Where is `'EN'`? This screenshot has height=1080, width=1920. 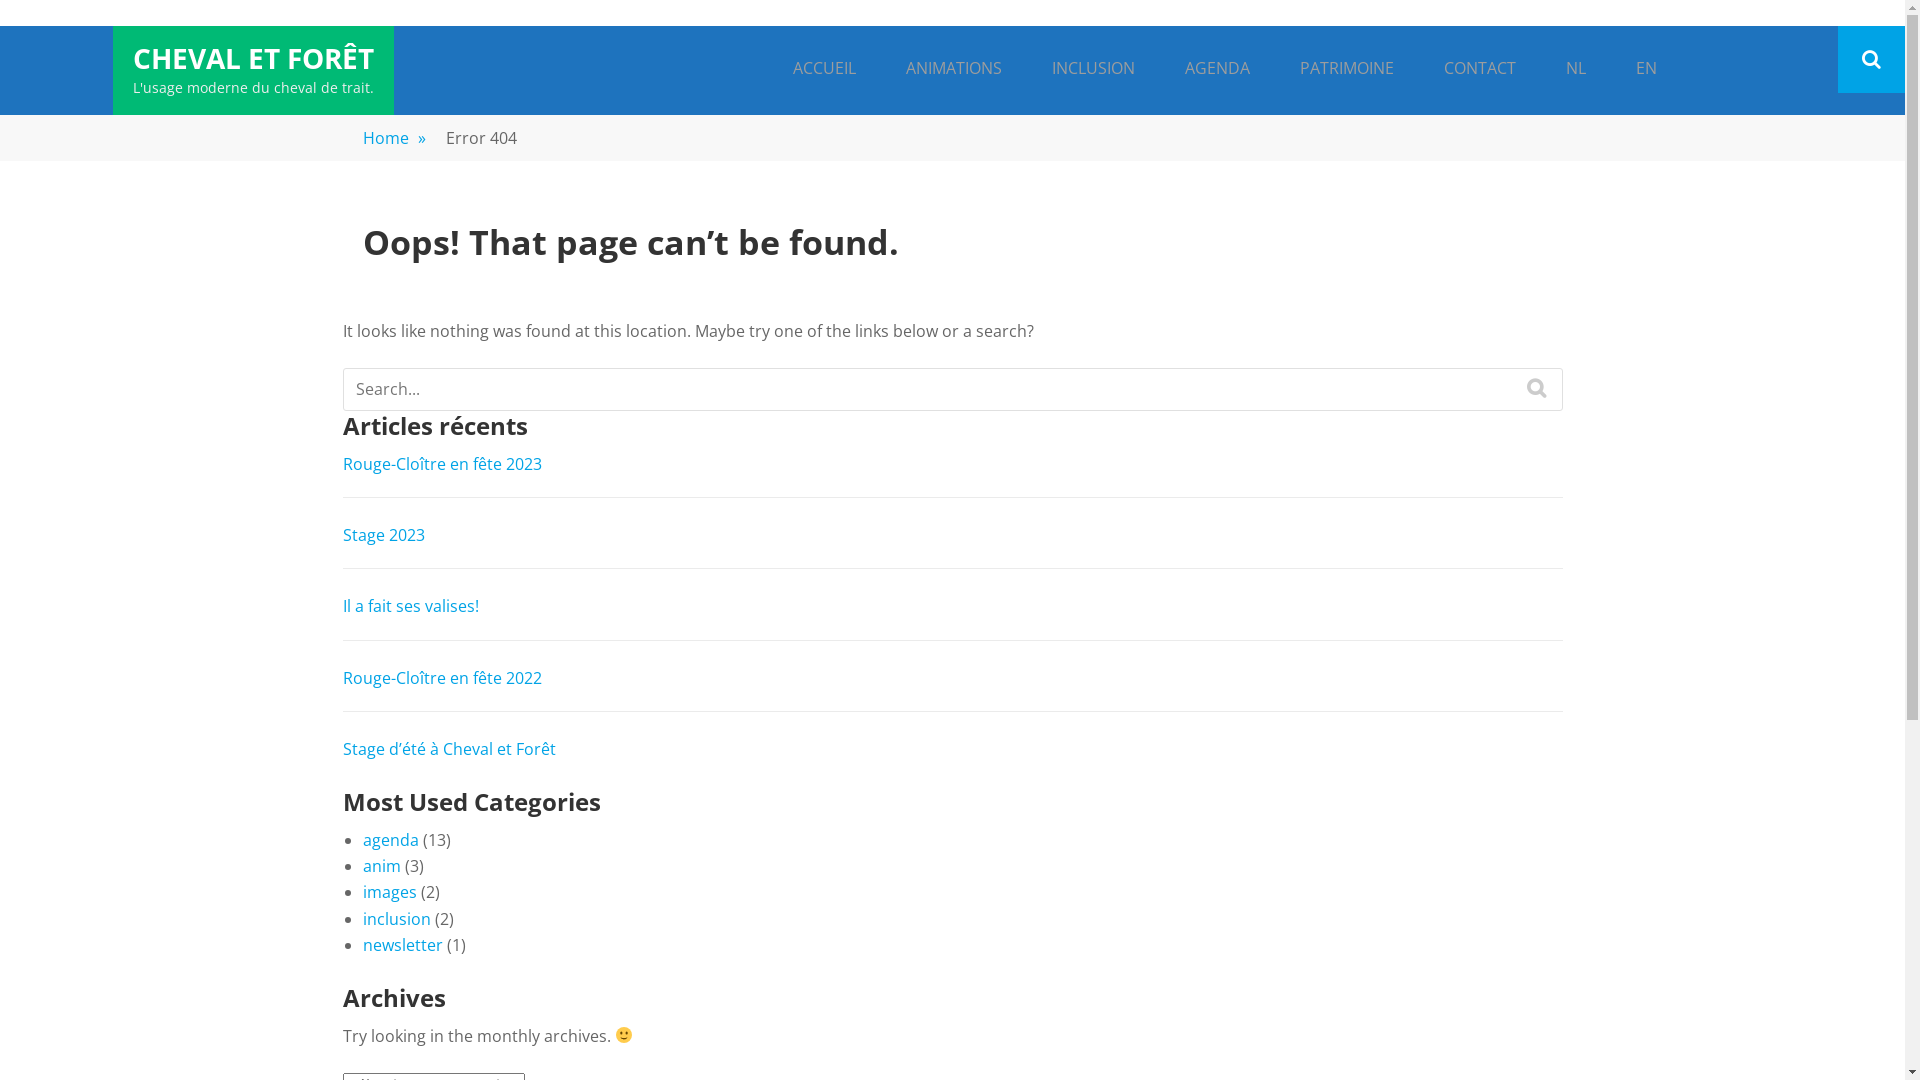
'EN' is located at coordinates (1620, 68).